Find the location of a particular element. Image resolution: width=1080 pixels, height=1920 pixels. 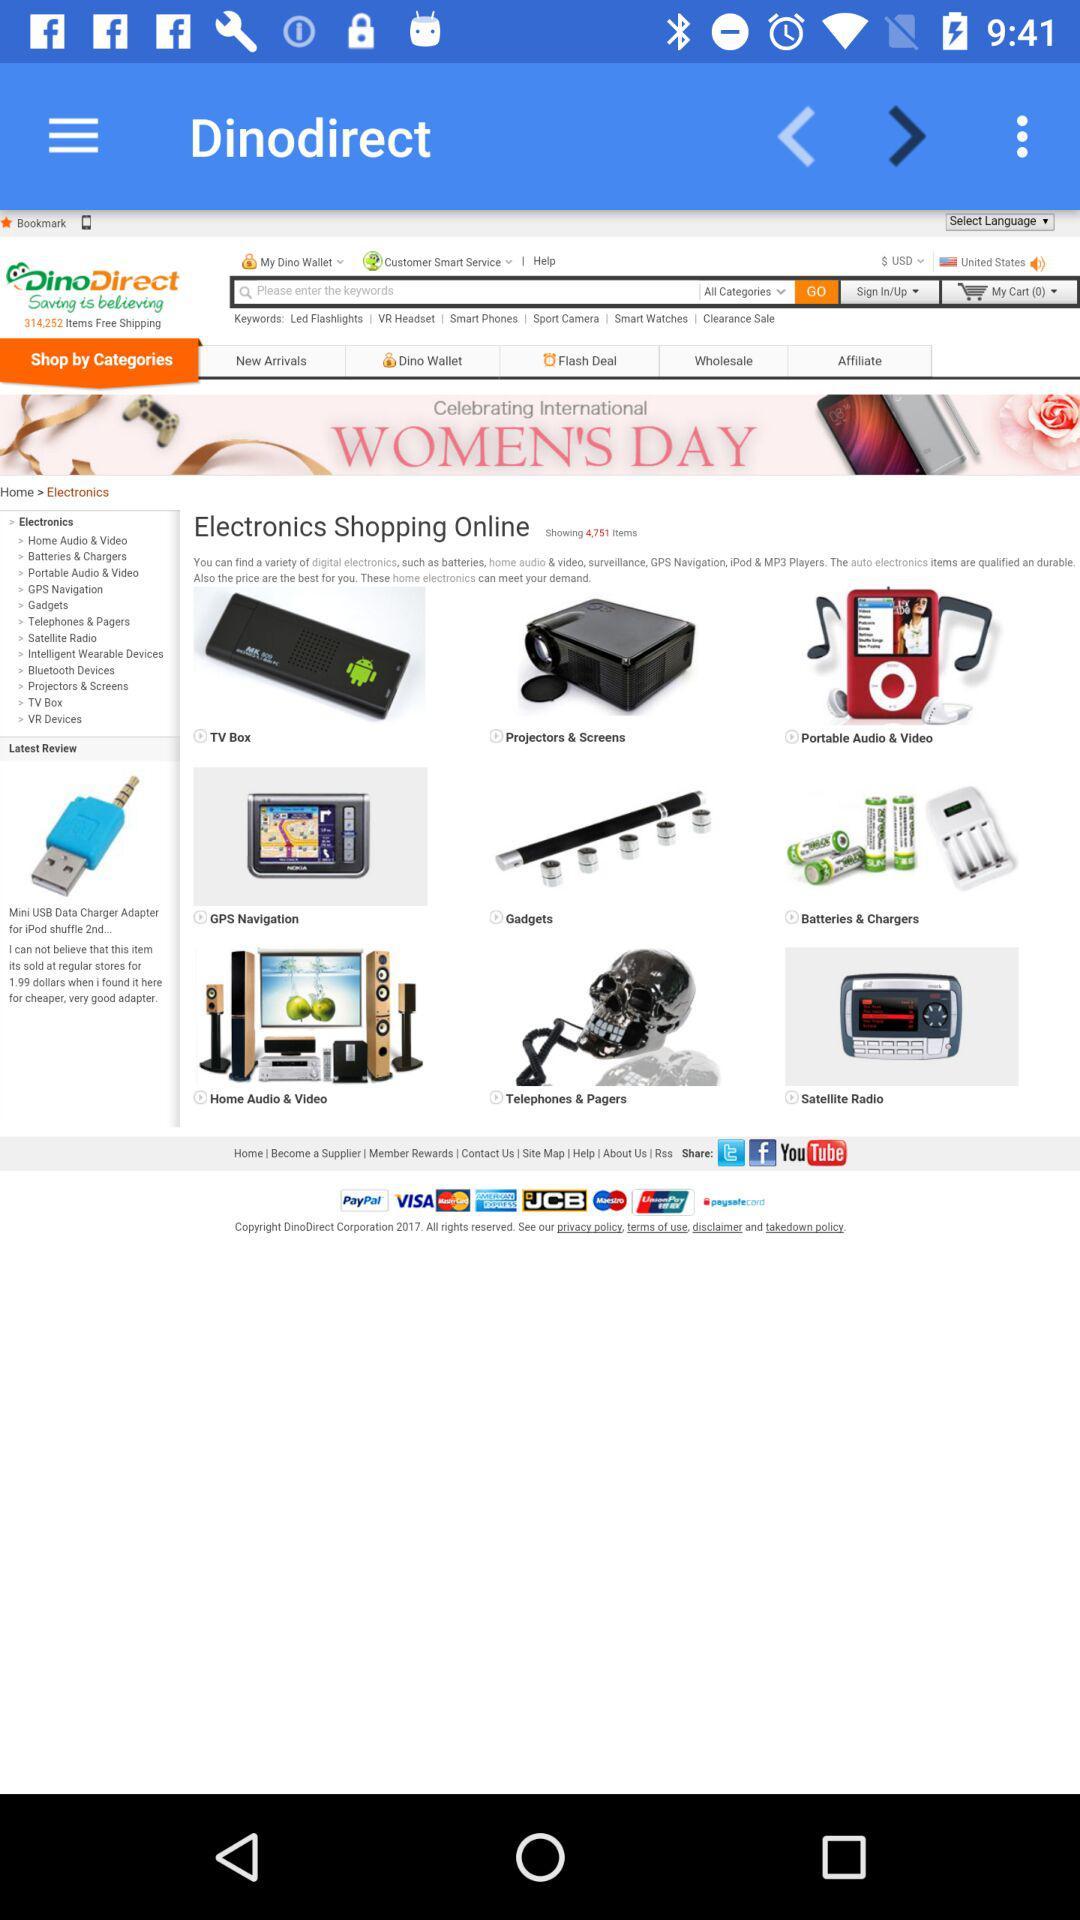

go back is located at coordinates (808, 135).